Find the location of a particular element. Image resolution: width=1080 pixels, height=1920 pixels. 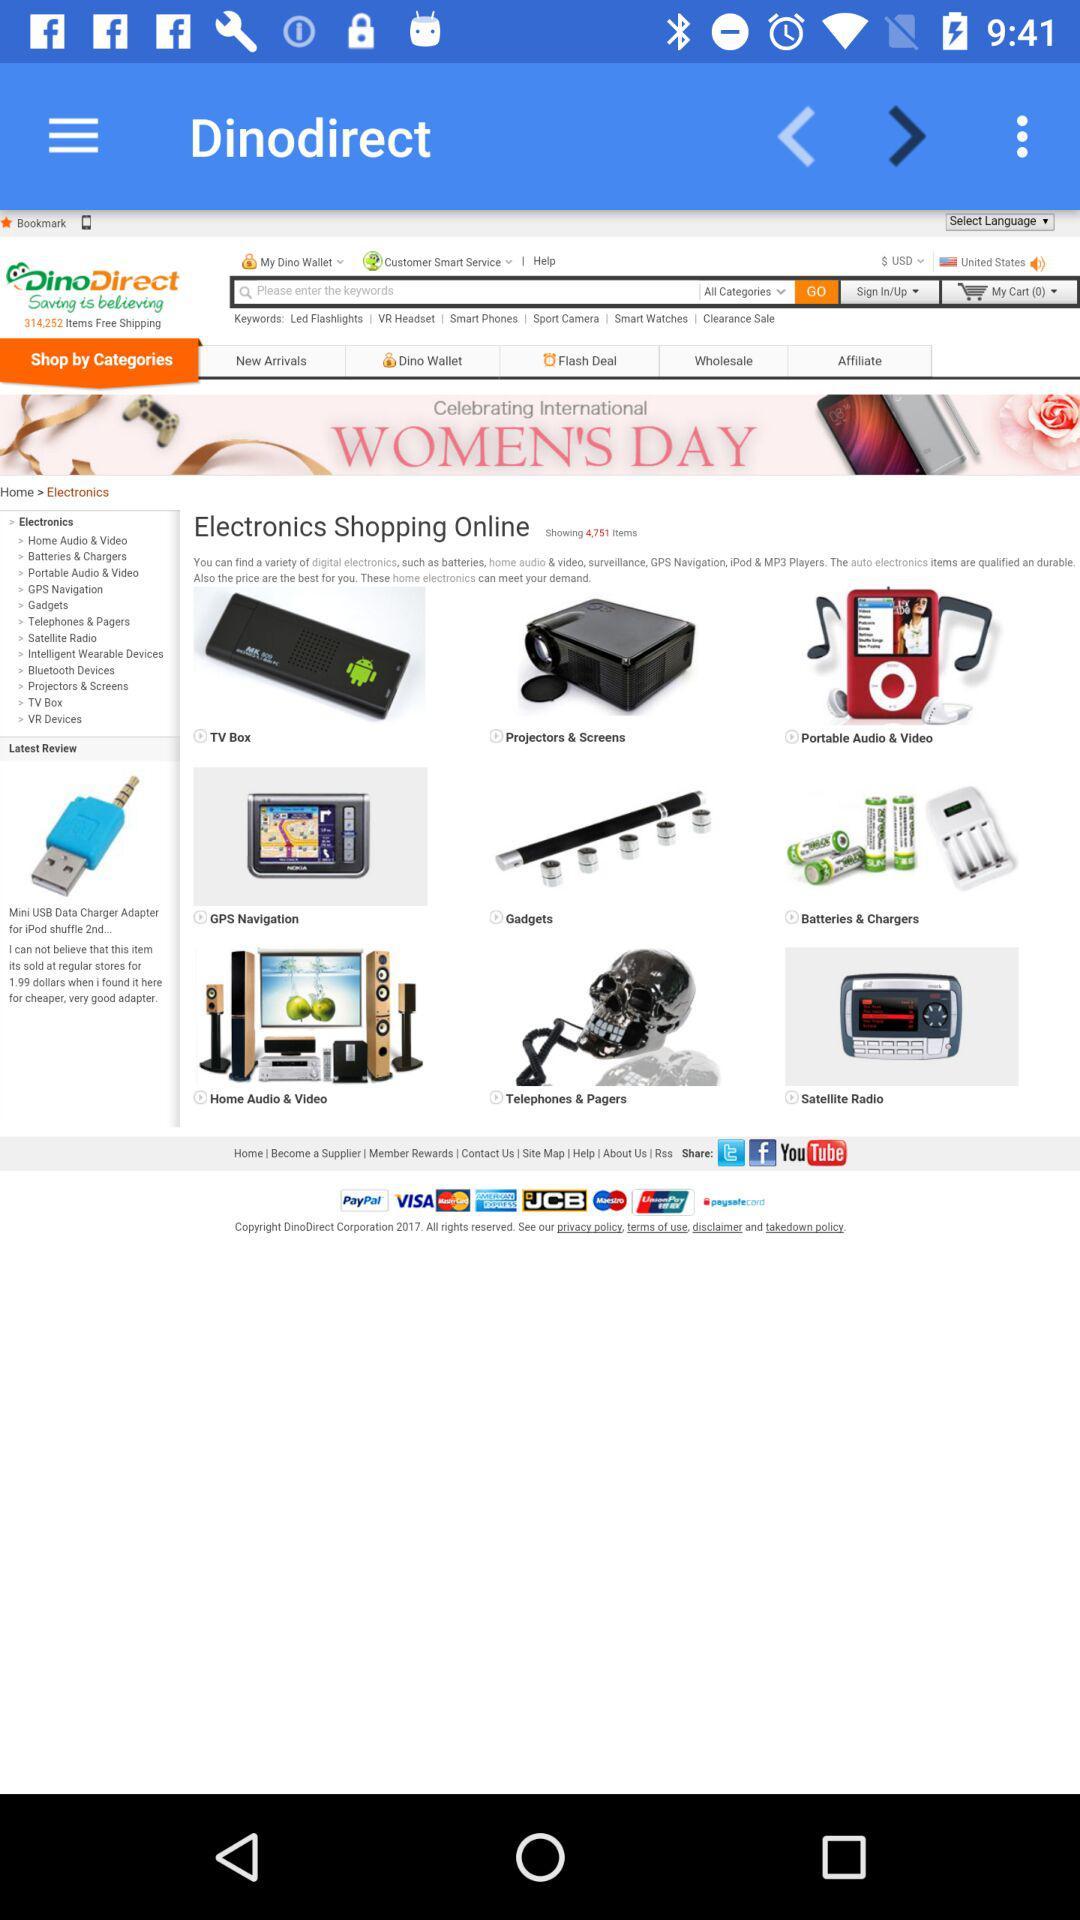

go back is located at coordinates (808, 135).